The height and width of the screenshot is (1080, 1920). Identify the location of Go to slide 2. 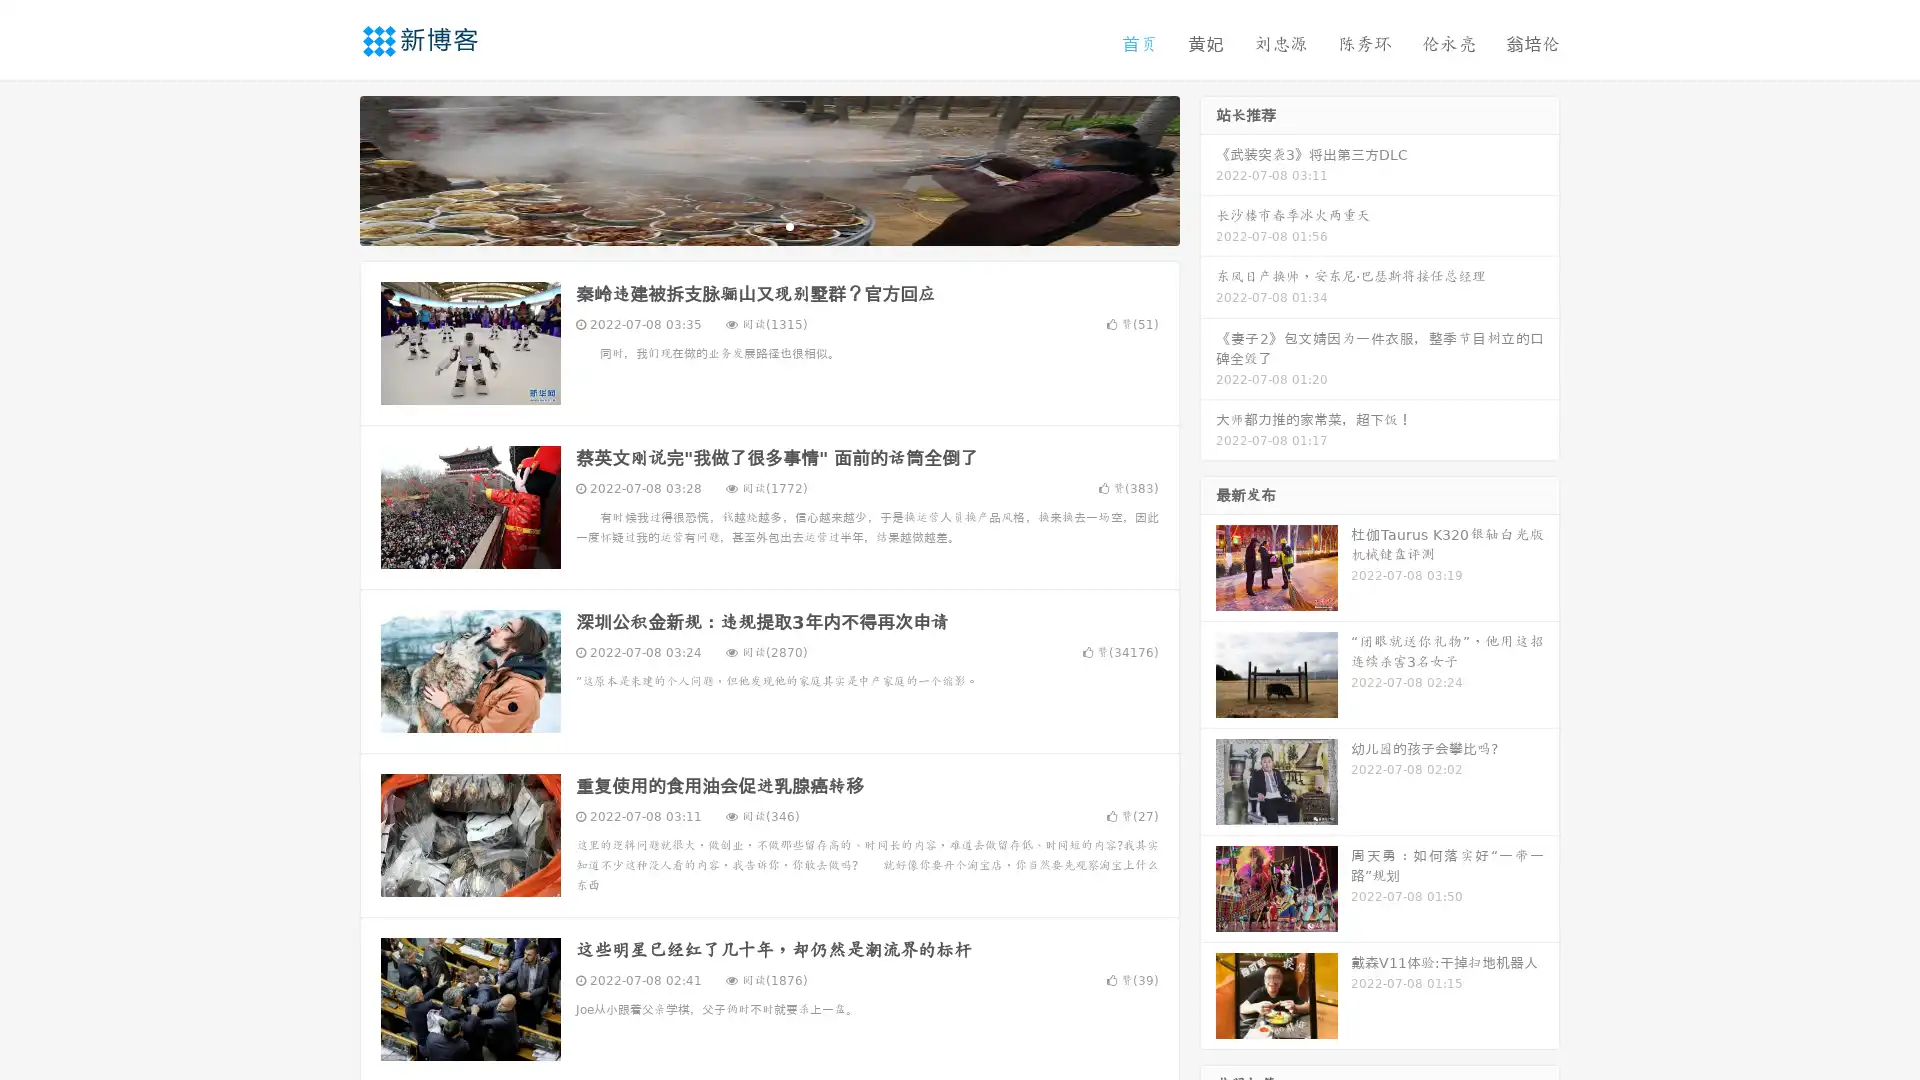
(768, 225).